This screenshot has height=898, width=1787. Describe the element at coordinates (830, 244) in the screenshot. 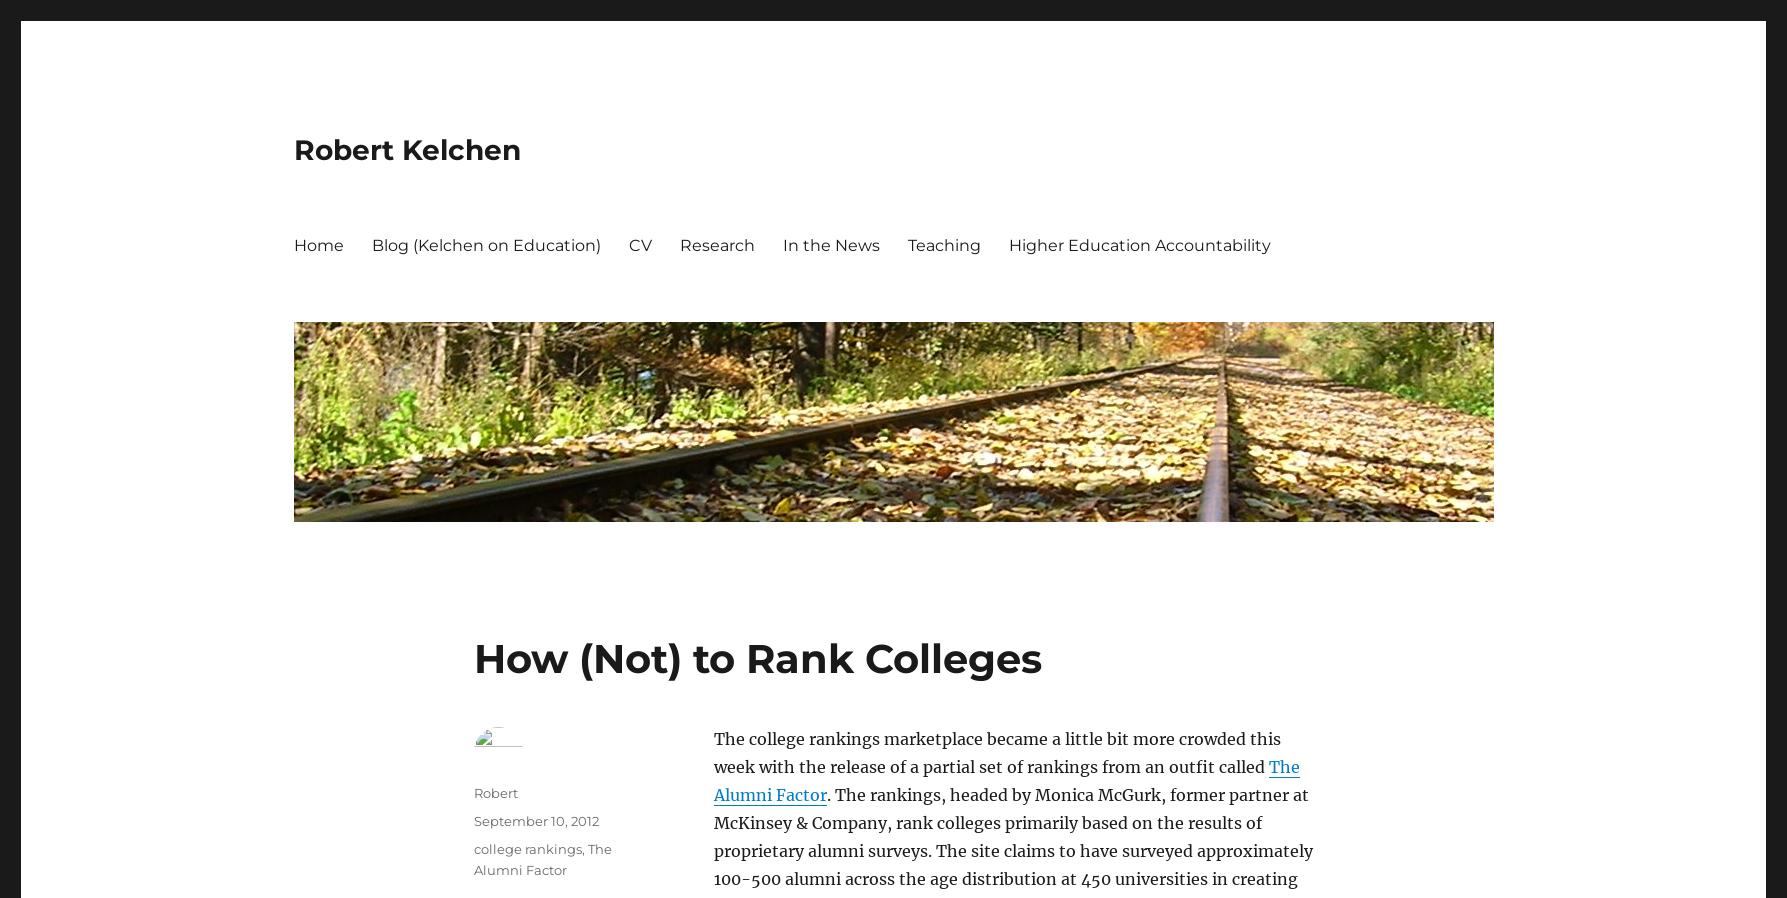

I see `'In the News'` at that location.